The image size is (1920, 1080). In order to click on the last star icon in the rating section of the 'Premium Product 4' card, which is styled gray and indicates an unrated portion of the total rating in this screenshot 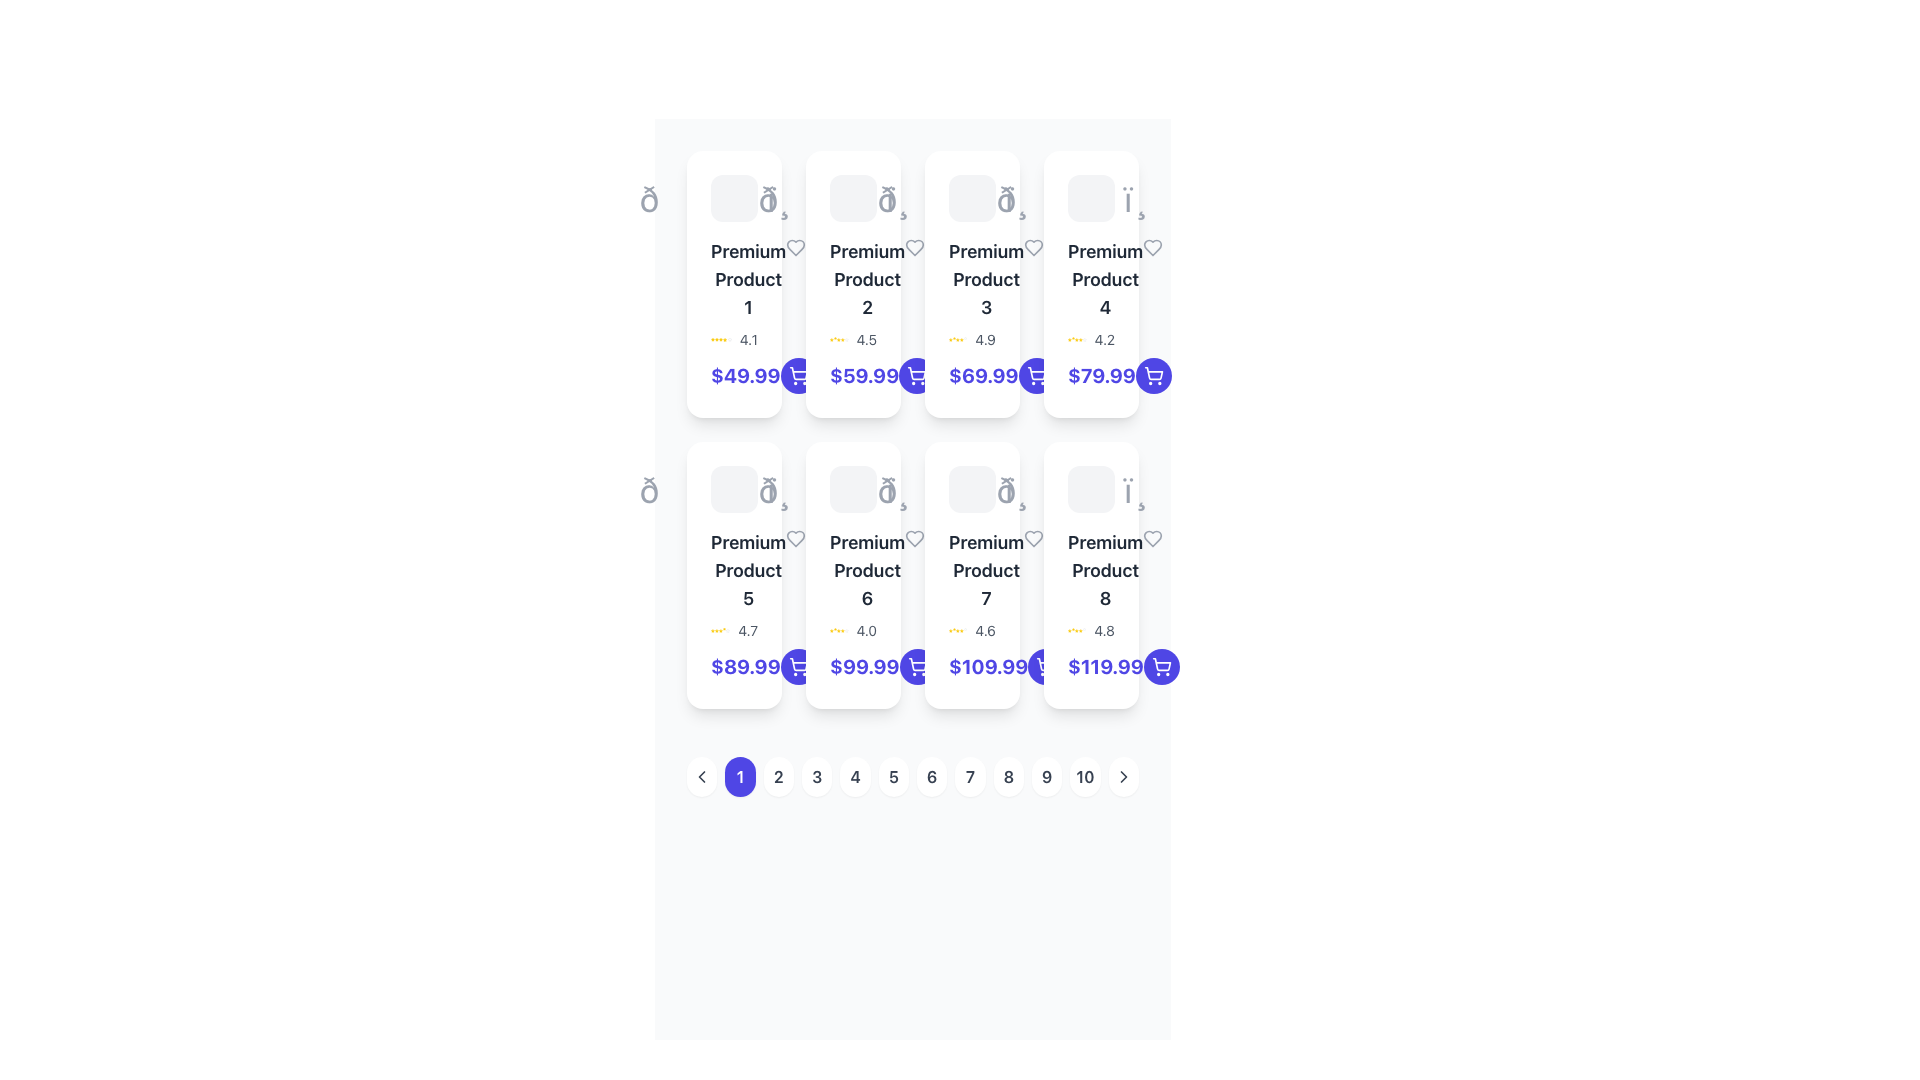, I will do `click(1083, 338)`.